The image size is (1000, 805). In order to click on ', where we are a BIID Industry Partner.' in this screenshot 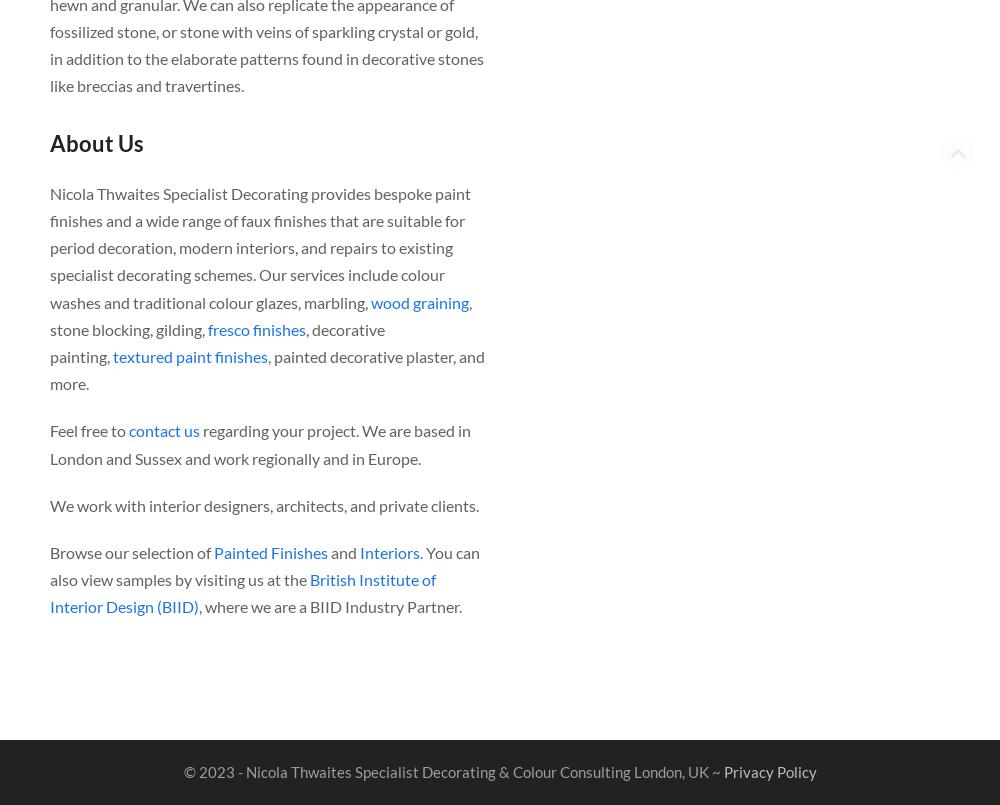, I will do `click(198, 606)`.